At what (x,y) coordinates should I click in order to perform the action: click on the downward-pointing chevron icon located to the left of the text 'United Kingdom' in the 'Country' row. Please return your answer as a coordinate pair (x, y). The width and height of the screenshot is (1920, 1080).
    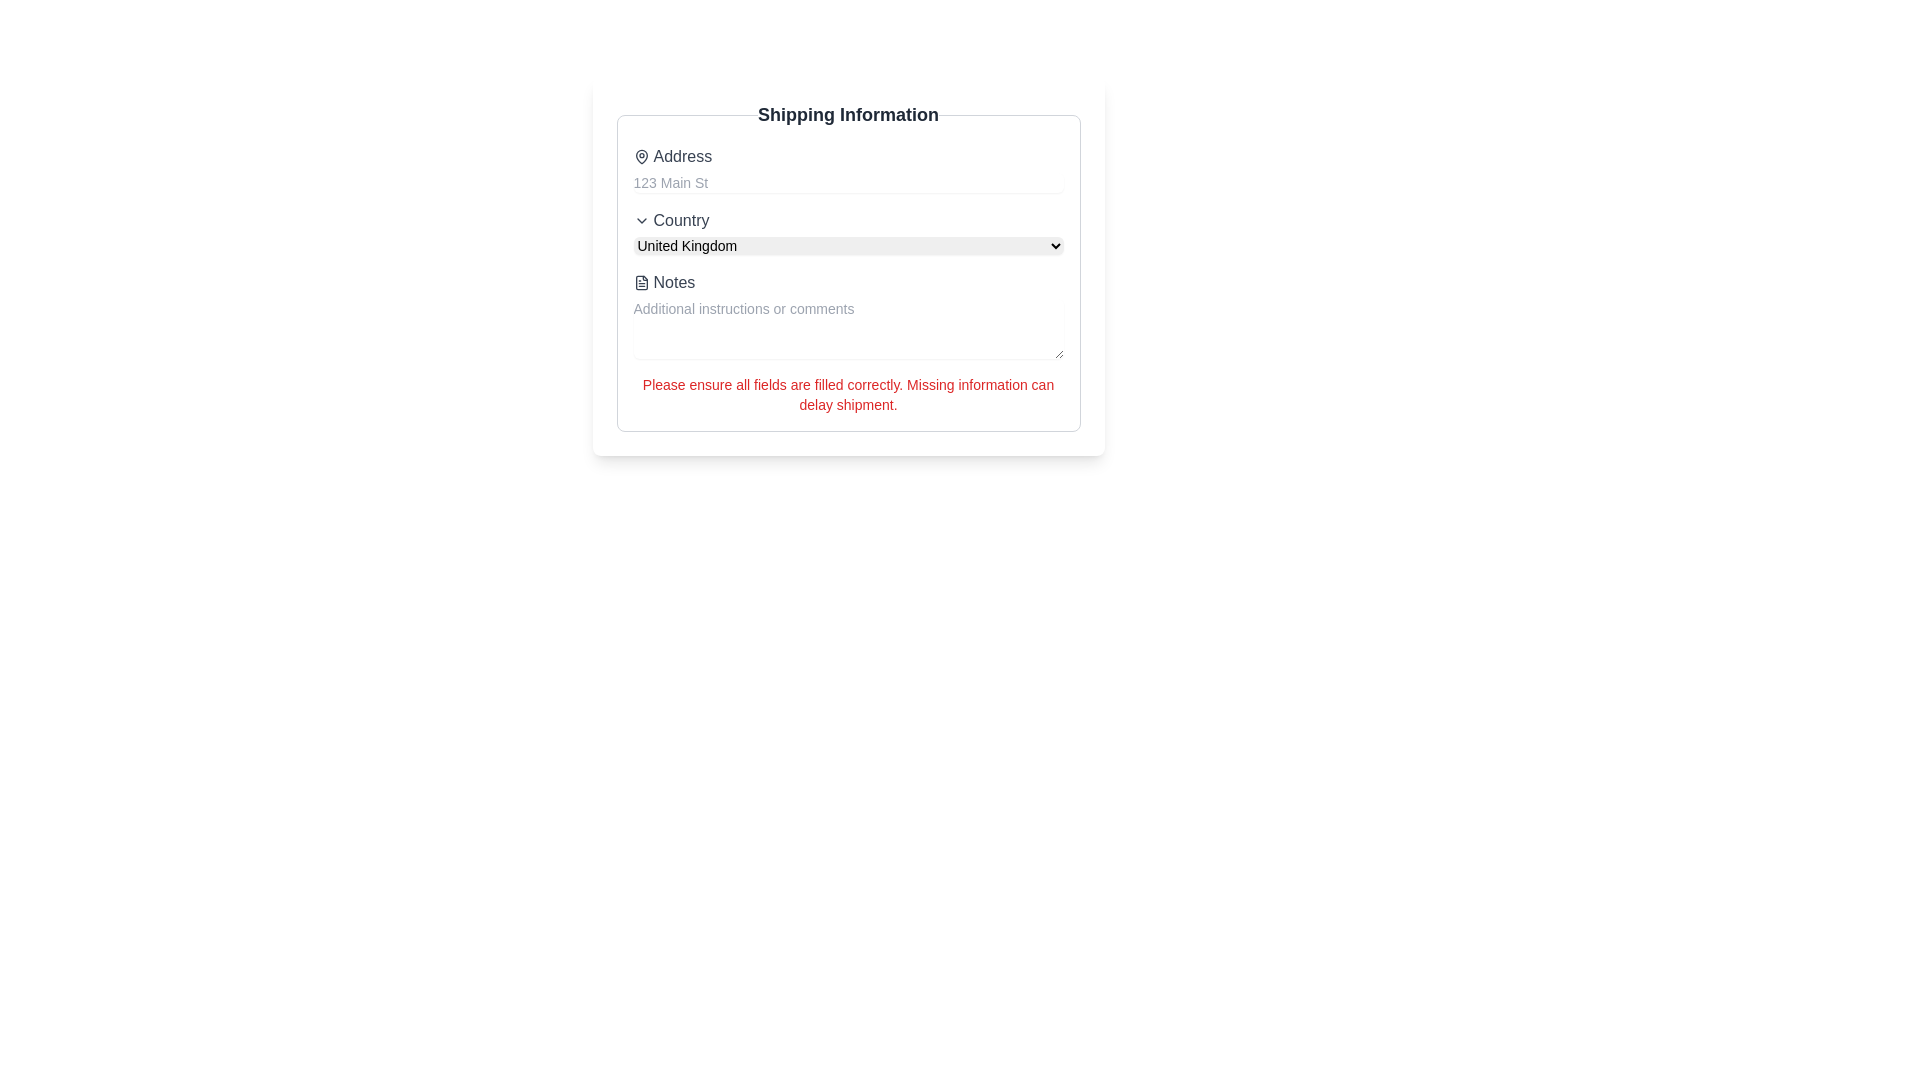
    Looking at the image, I should click on (641, 220).